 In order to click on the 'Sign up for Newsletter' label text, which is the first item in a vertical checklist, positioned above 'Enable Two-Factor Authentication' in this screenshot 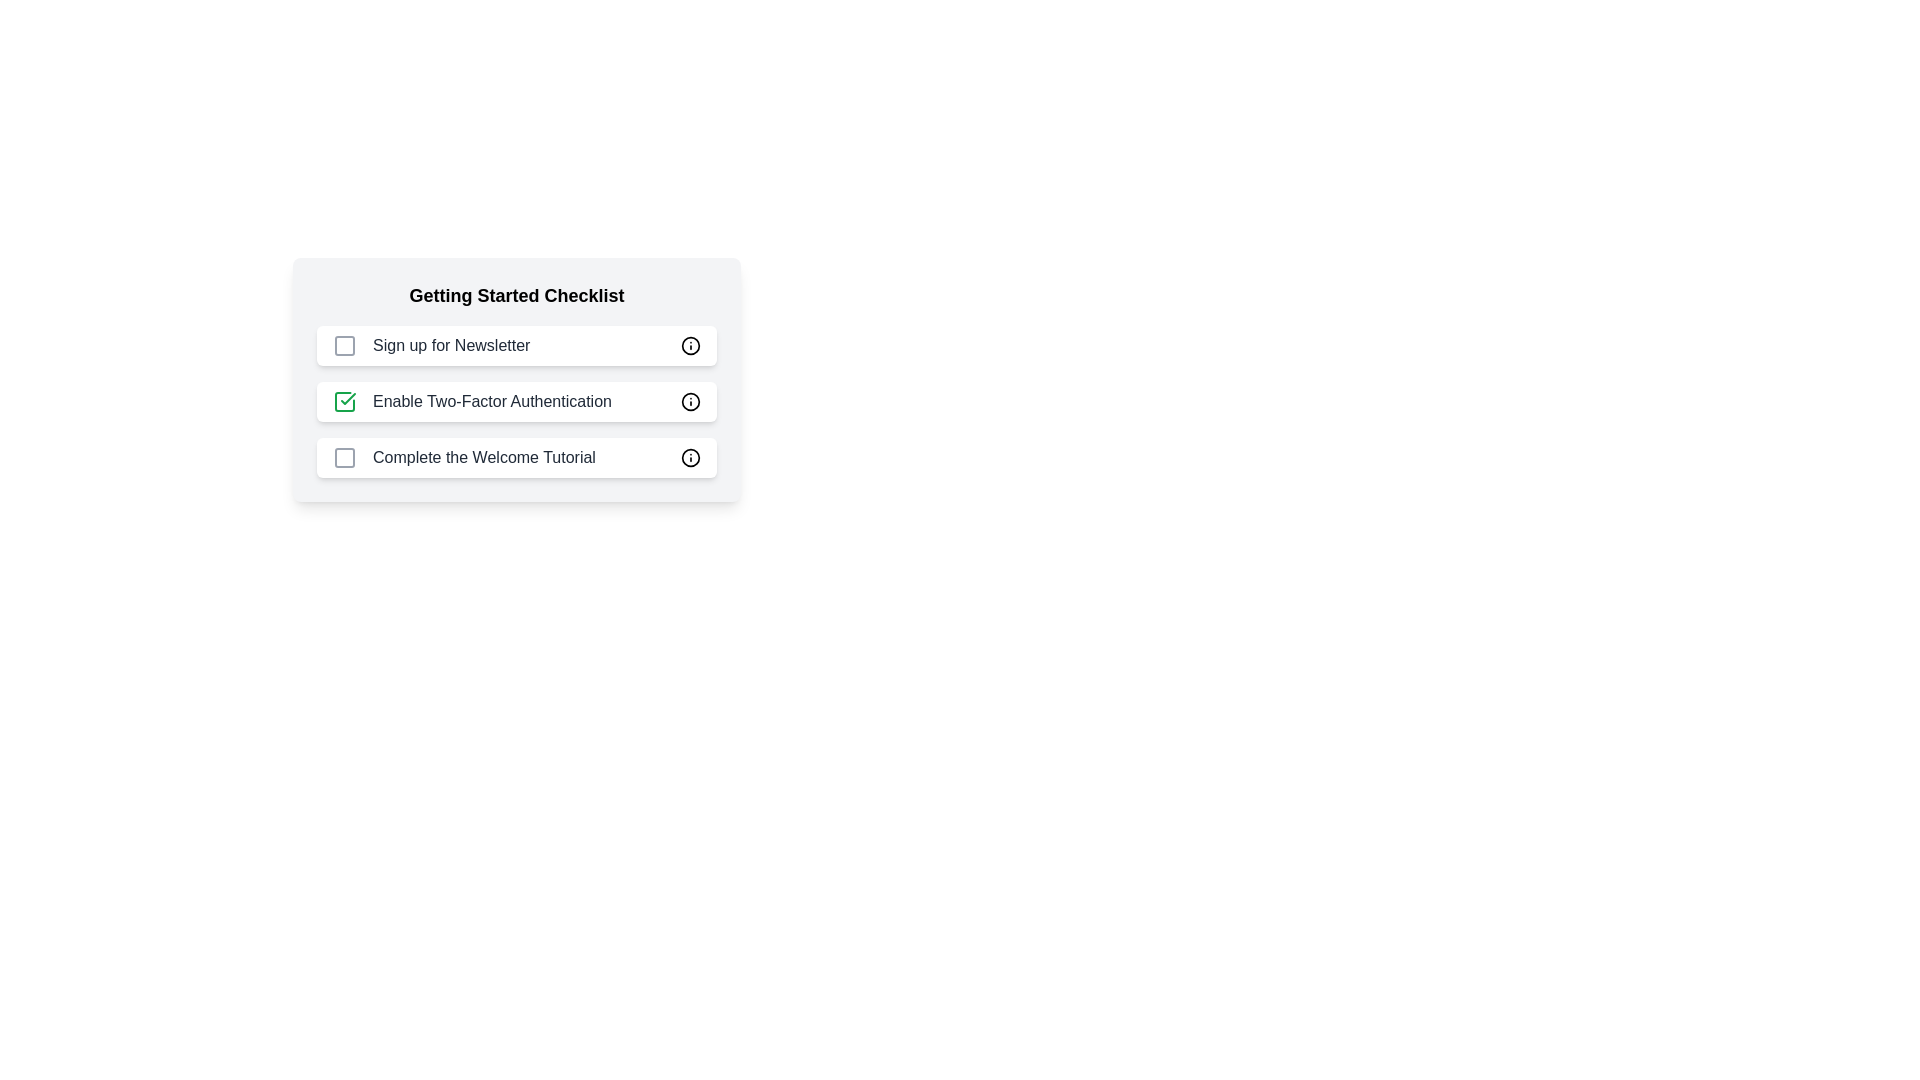, I will do `click(450, 345)`.